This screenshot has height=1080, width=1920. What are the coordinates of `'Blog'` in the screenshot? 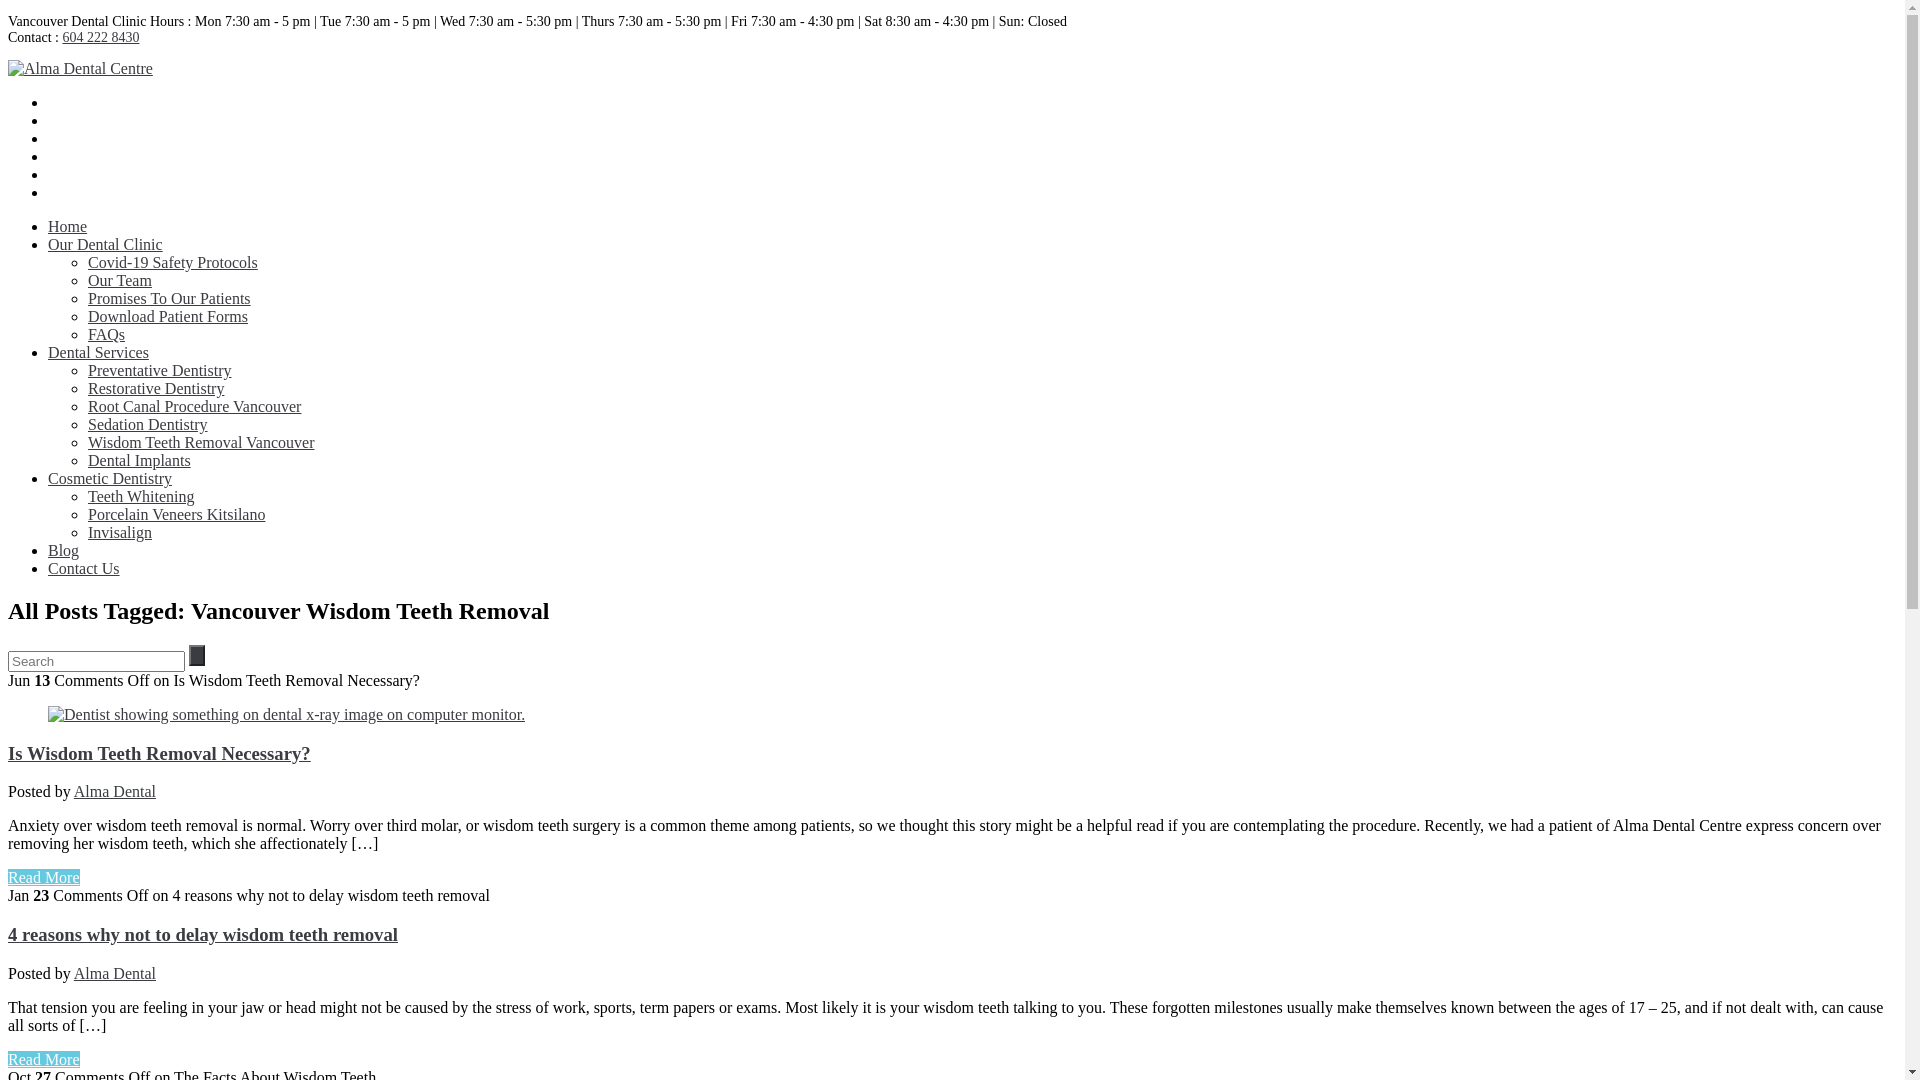 It's located at (63, 550).